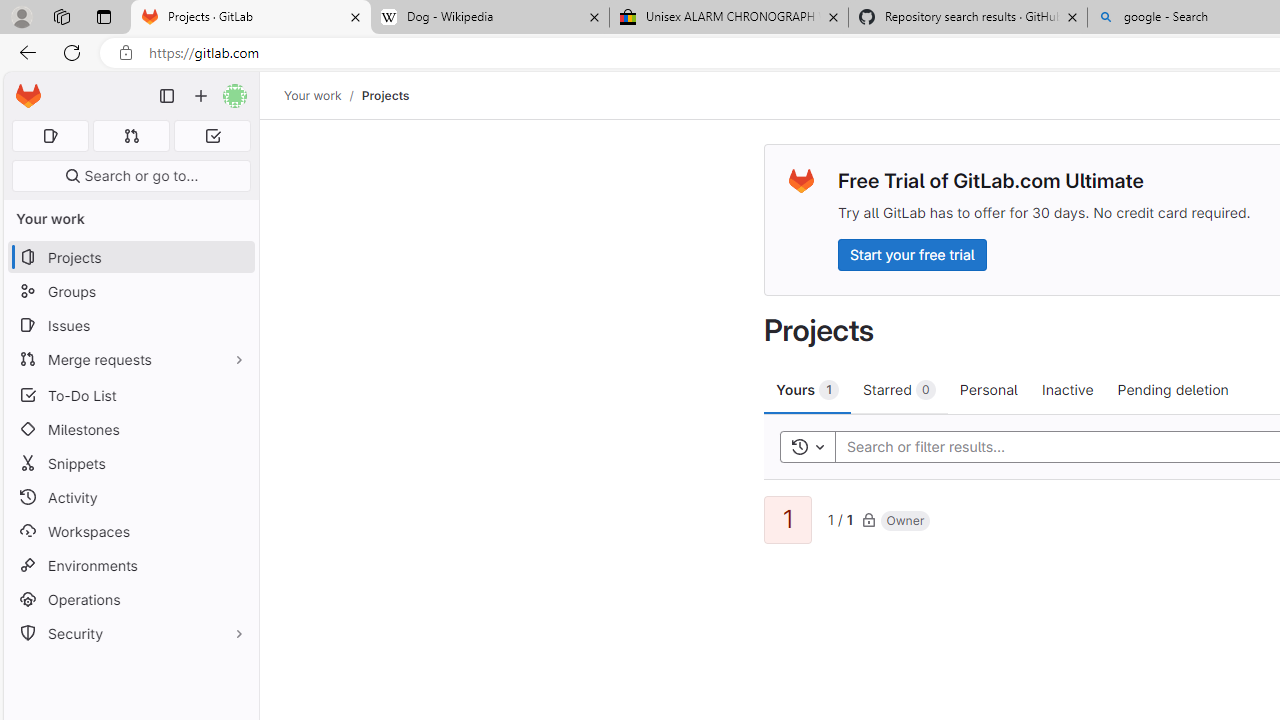 Image resolution: width=1280 pixels, height=720 pixels. I want to click on 'Groups', so click(130, 291).